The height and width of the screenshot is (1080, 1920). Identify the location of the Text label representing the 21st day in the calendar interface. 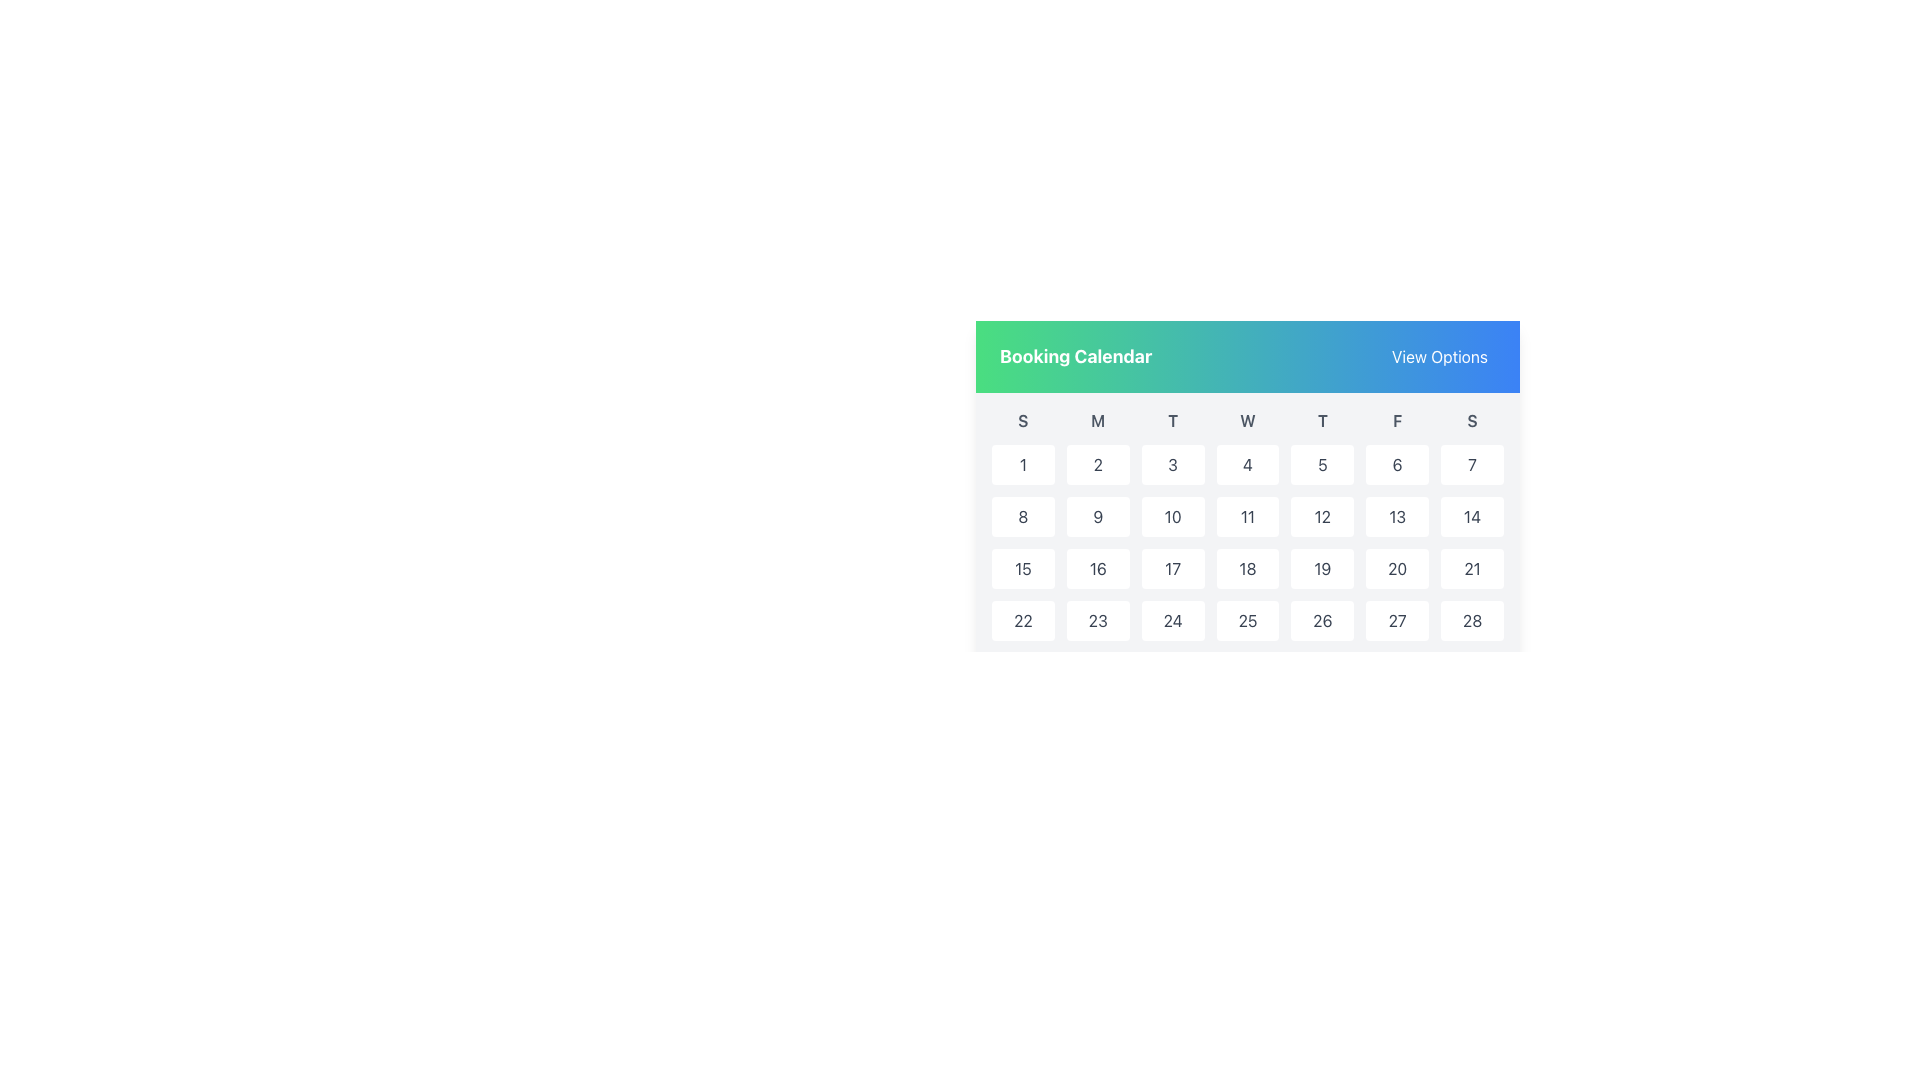
(1472, 569).